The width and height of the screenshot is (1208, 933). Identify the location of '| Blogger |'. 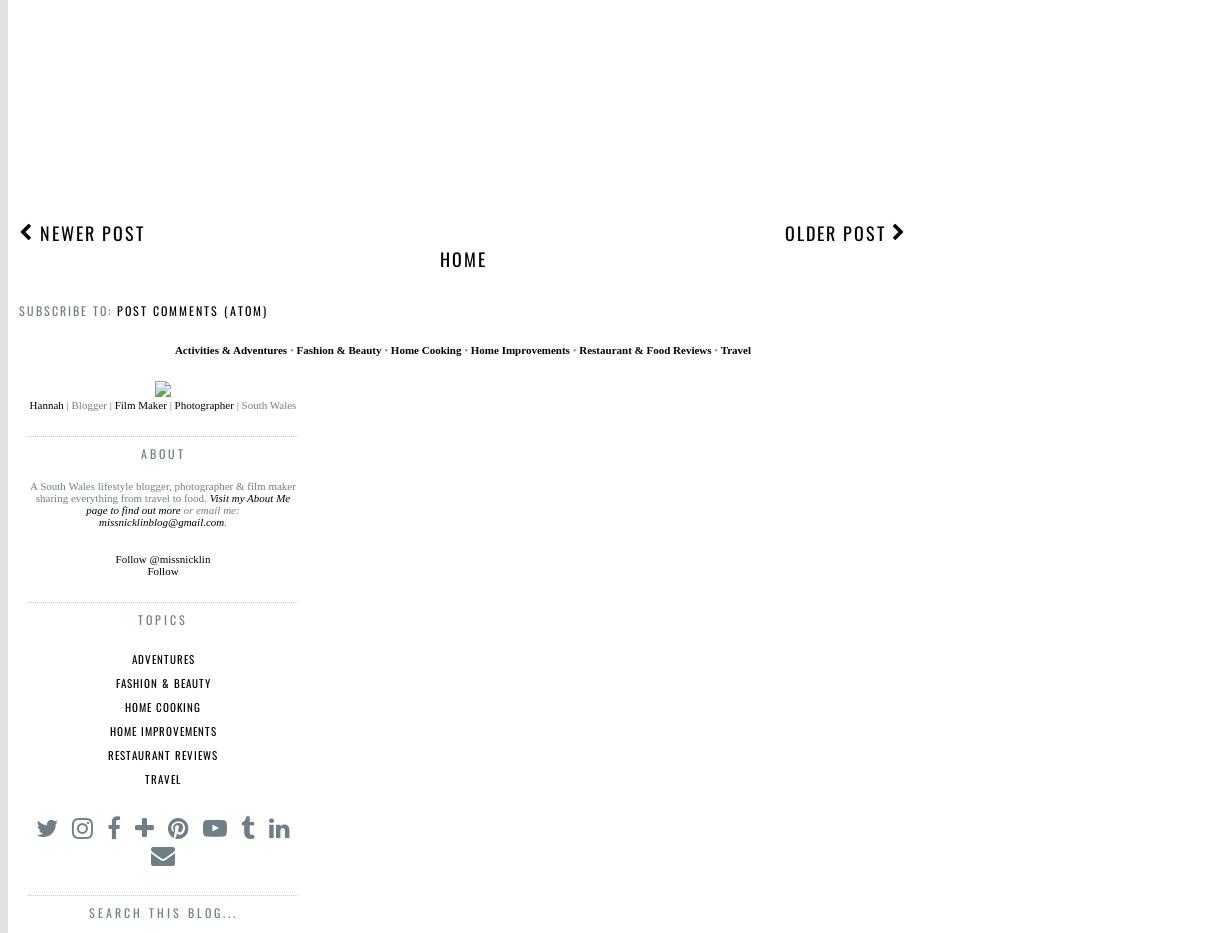
(87, 405).